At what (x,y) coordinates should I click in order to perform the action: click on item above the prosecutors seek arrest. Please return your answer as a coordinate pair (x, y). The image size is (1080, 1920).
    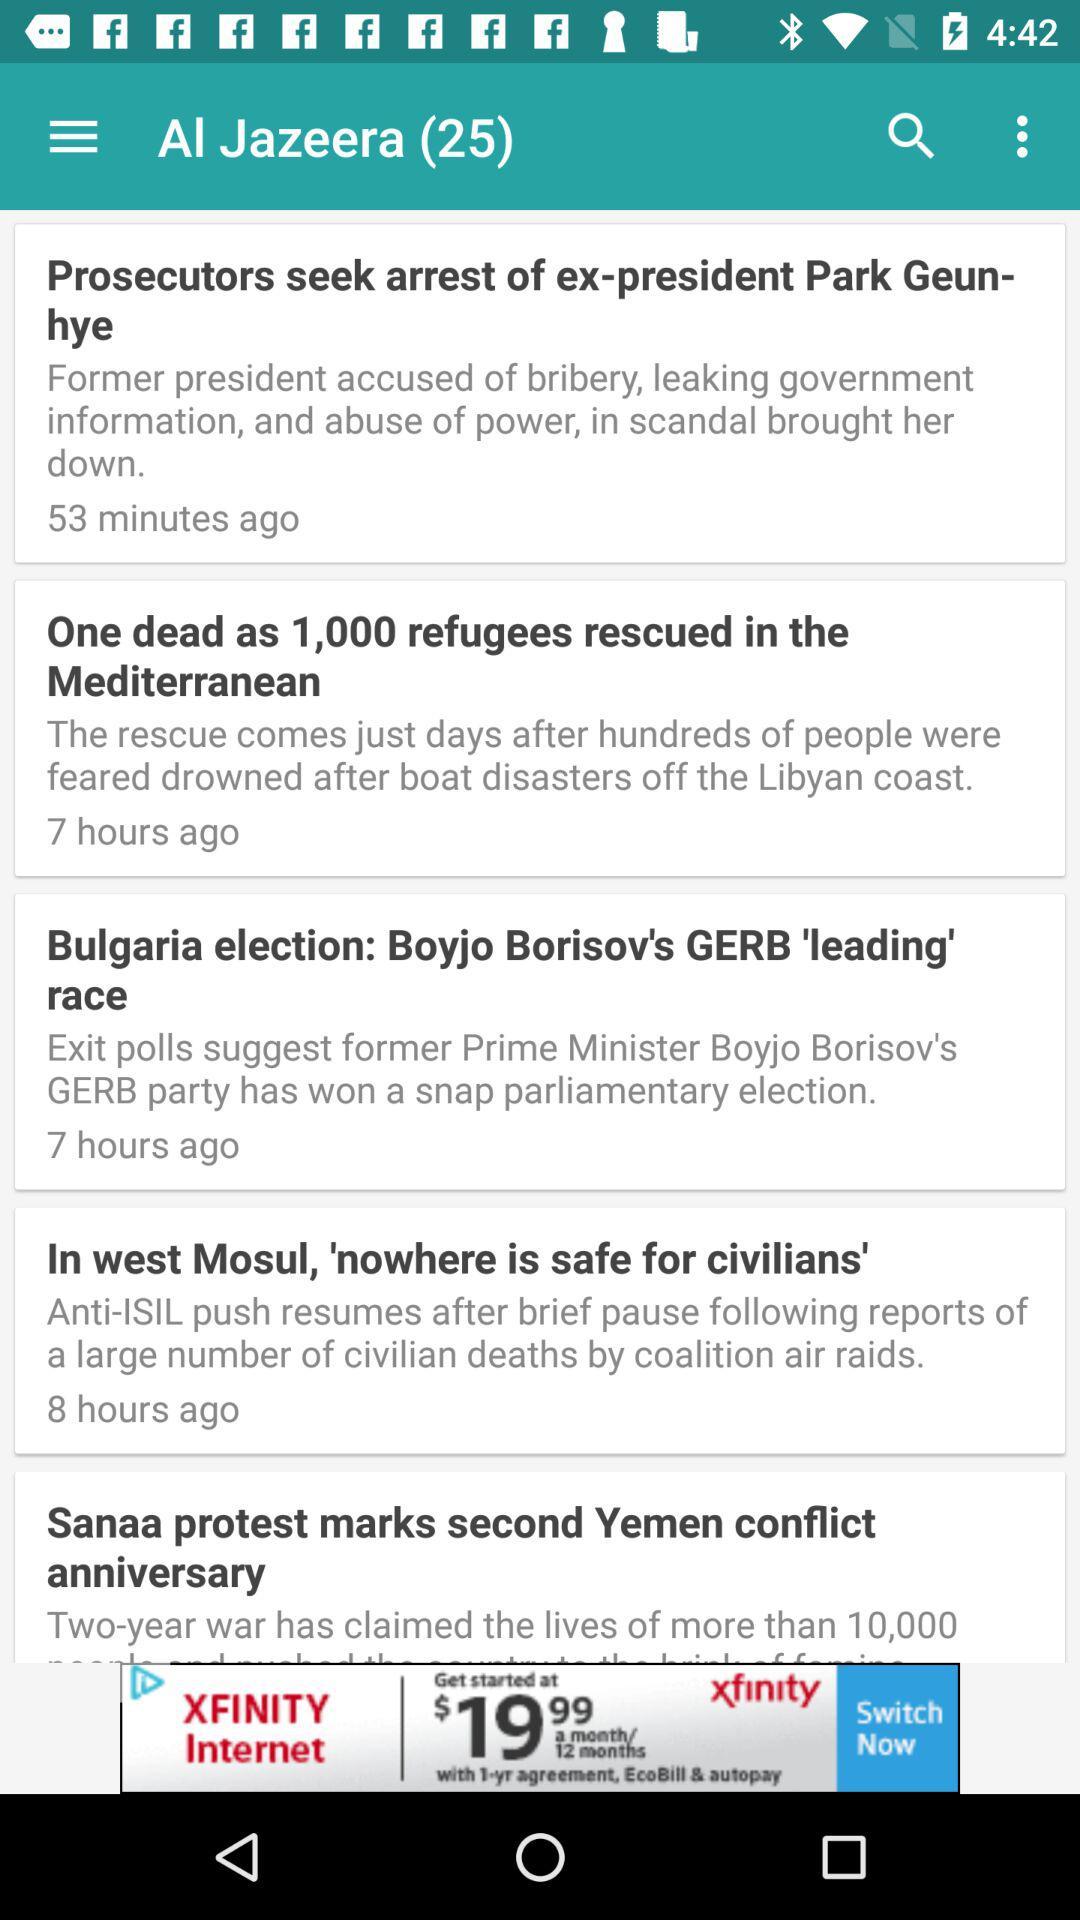
    Looking at the image, I should click on (1027, 135).